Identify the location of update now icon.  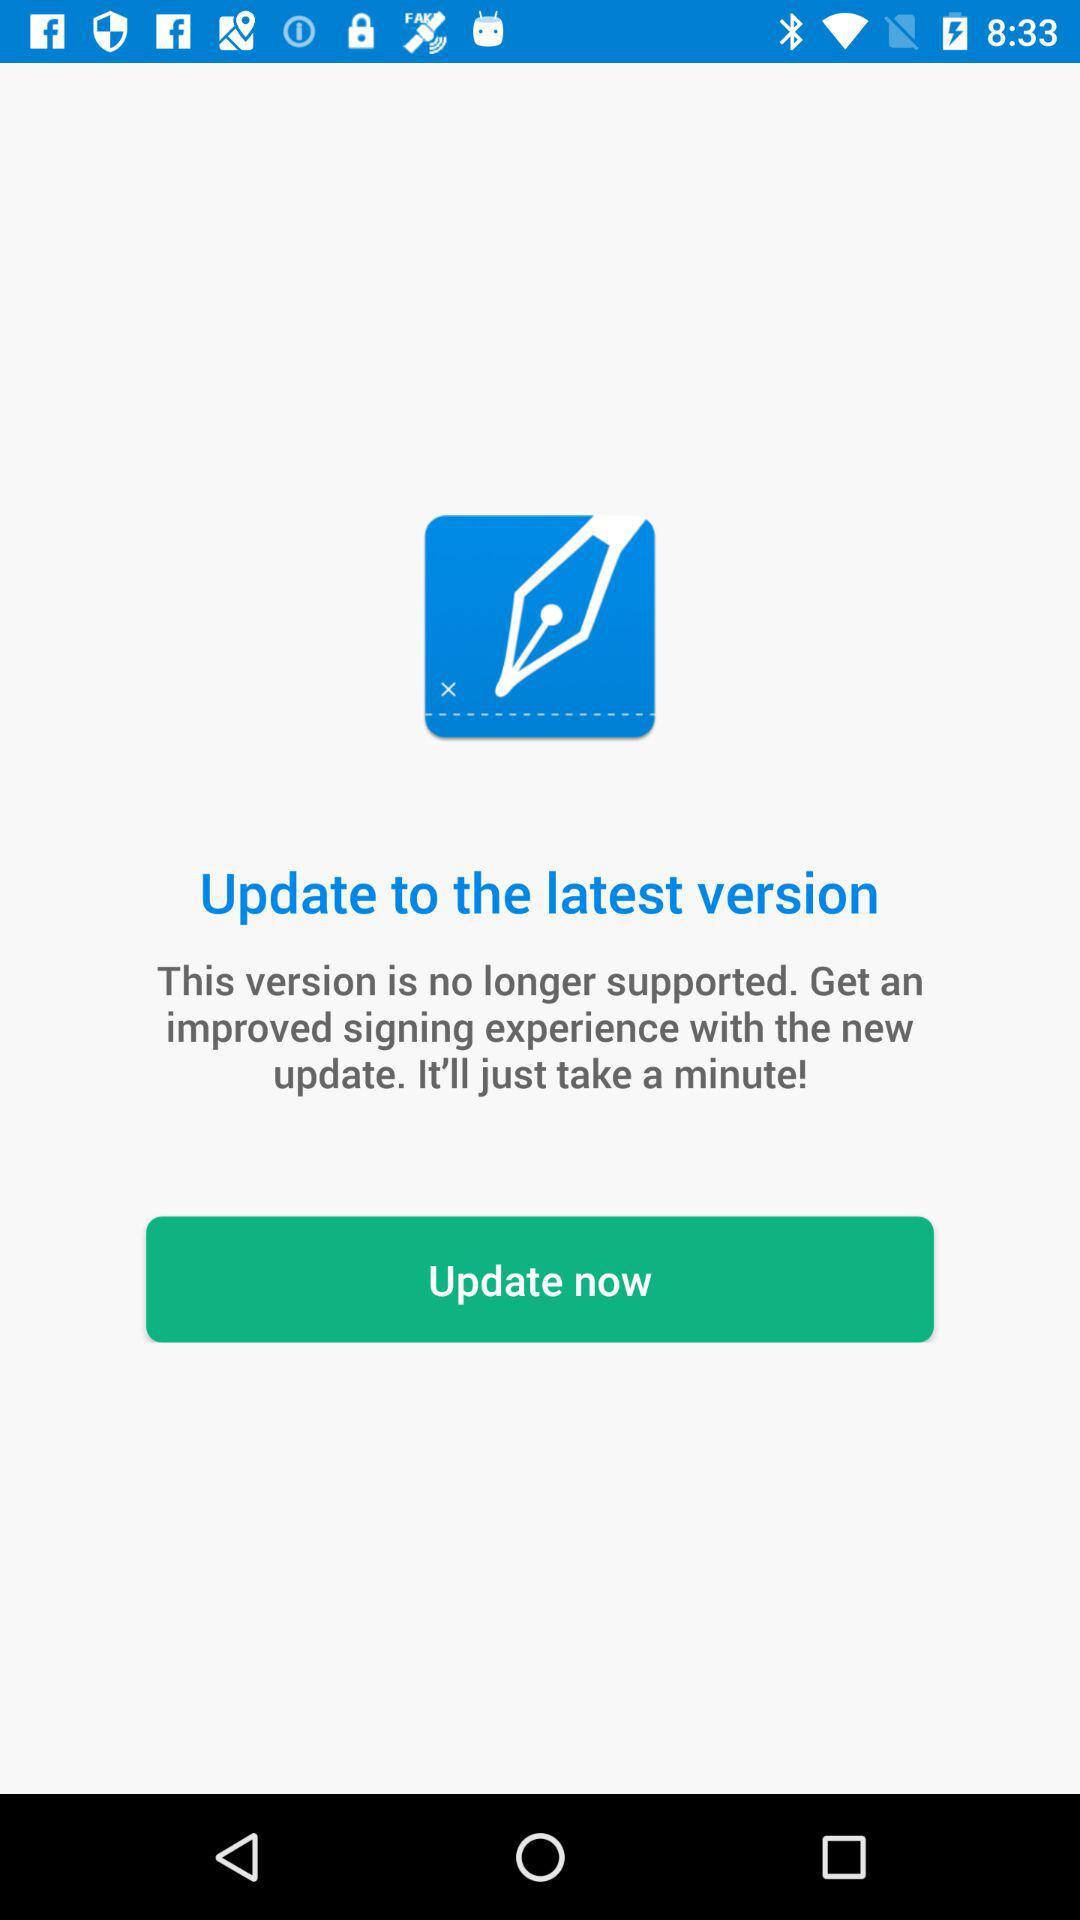
(540, 1278).